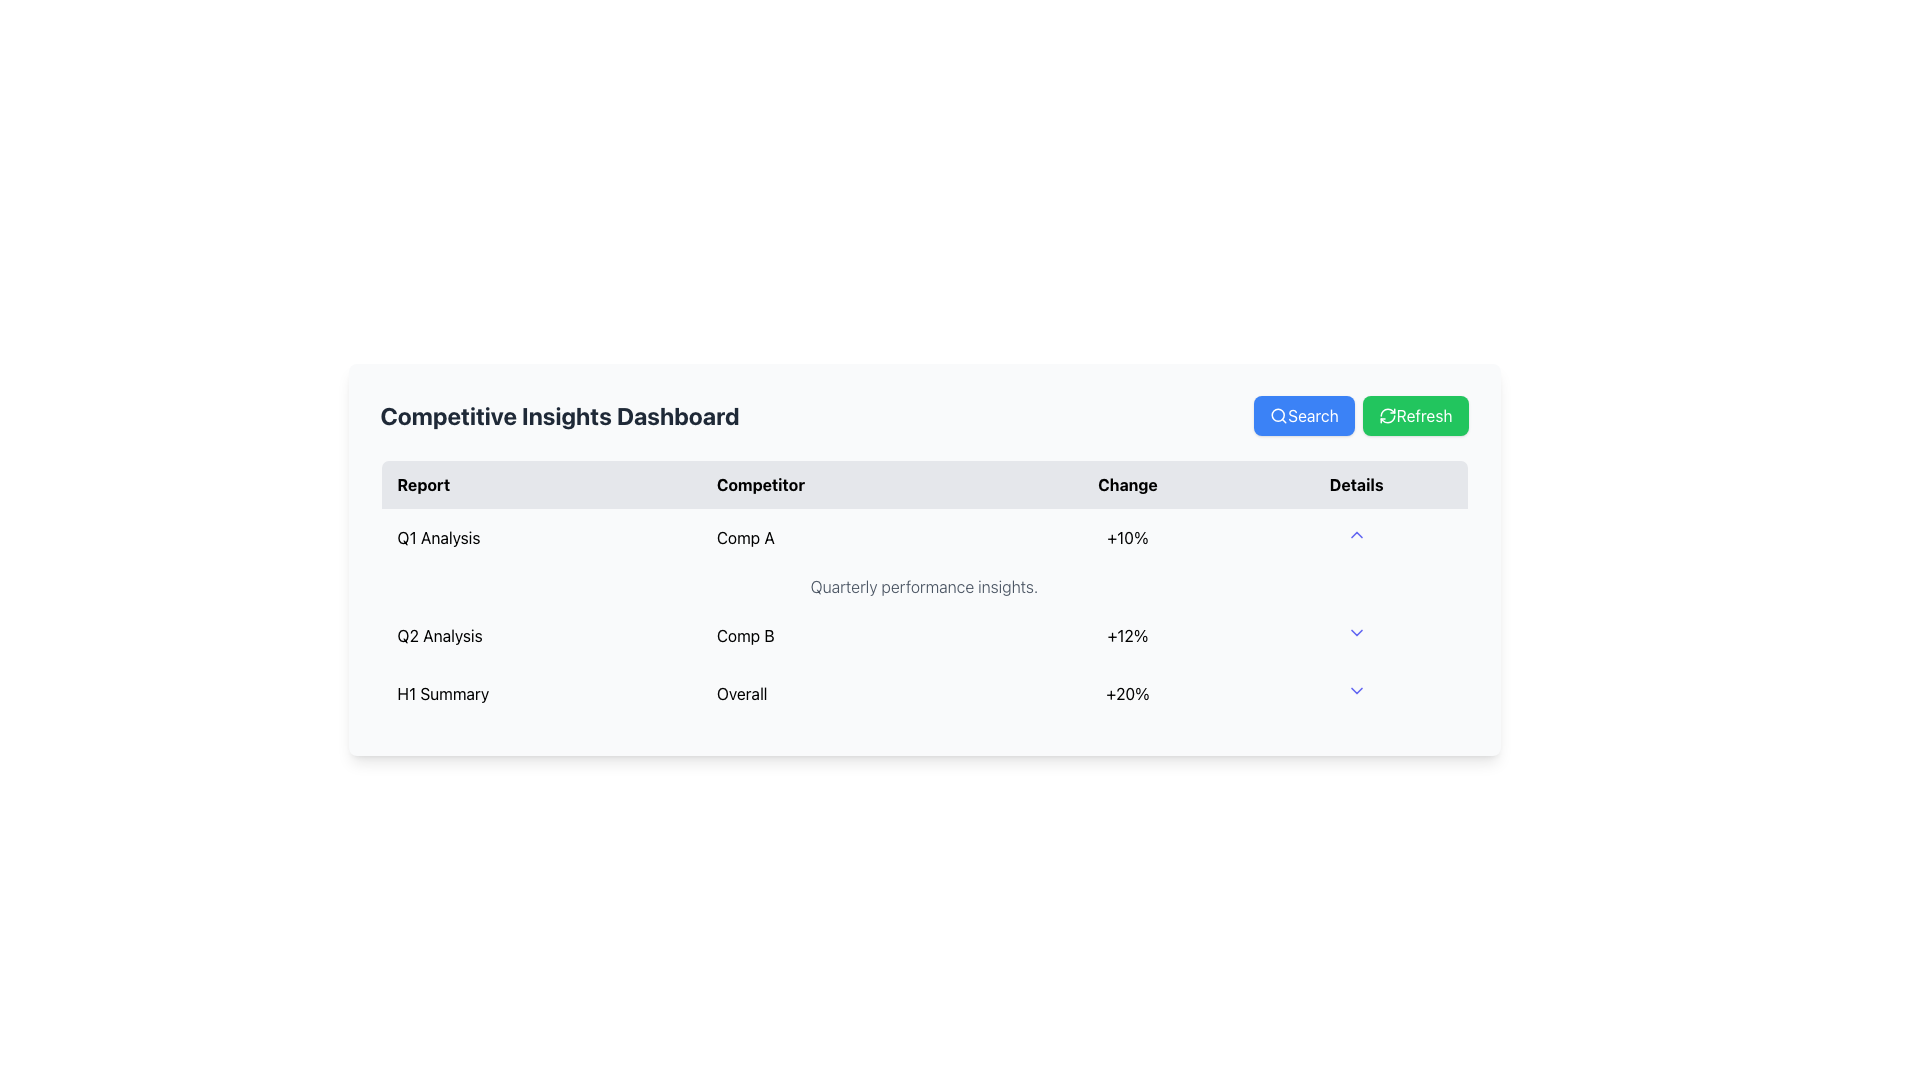 This screenshot has width=1920, height=1080. What do you see at coordinates (1128, 636) in the screenshot?
I see `the text label displaying '+12%' in bold black font, which is located in the 'Change' column of the 'Q2 Analysis Comp B+12%' row` at bounding box center [1128, 636].